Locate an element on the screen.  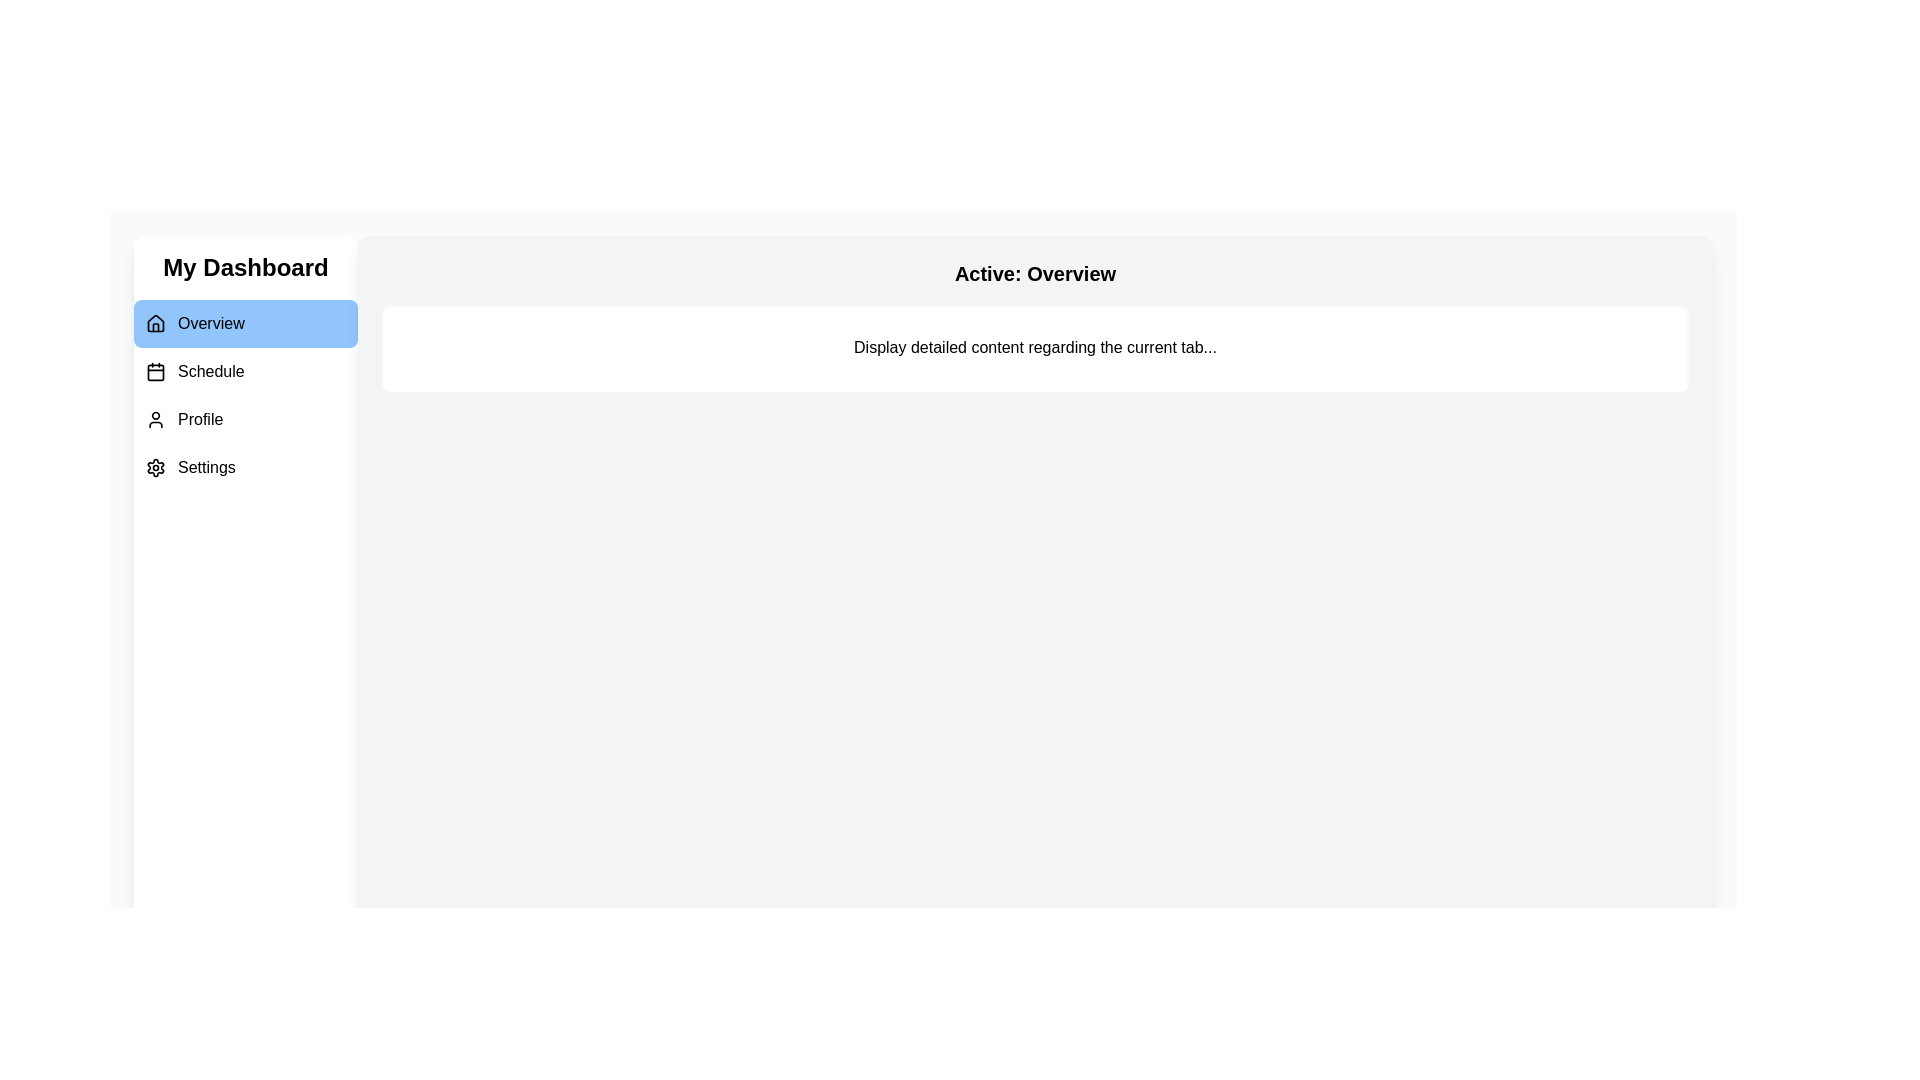
the Profile tab is located at coordinates (244, 419).